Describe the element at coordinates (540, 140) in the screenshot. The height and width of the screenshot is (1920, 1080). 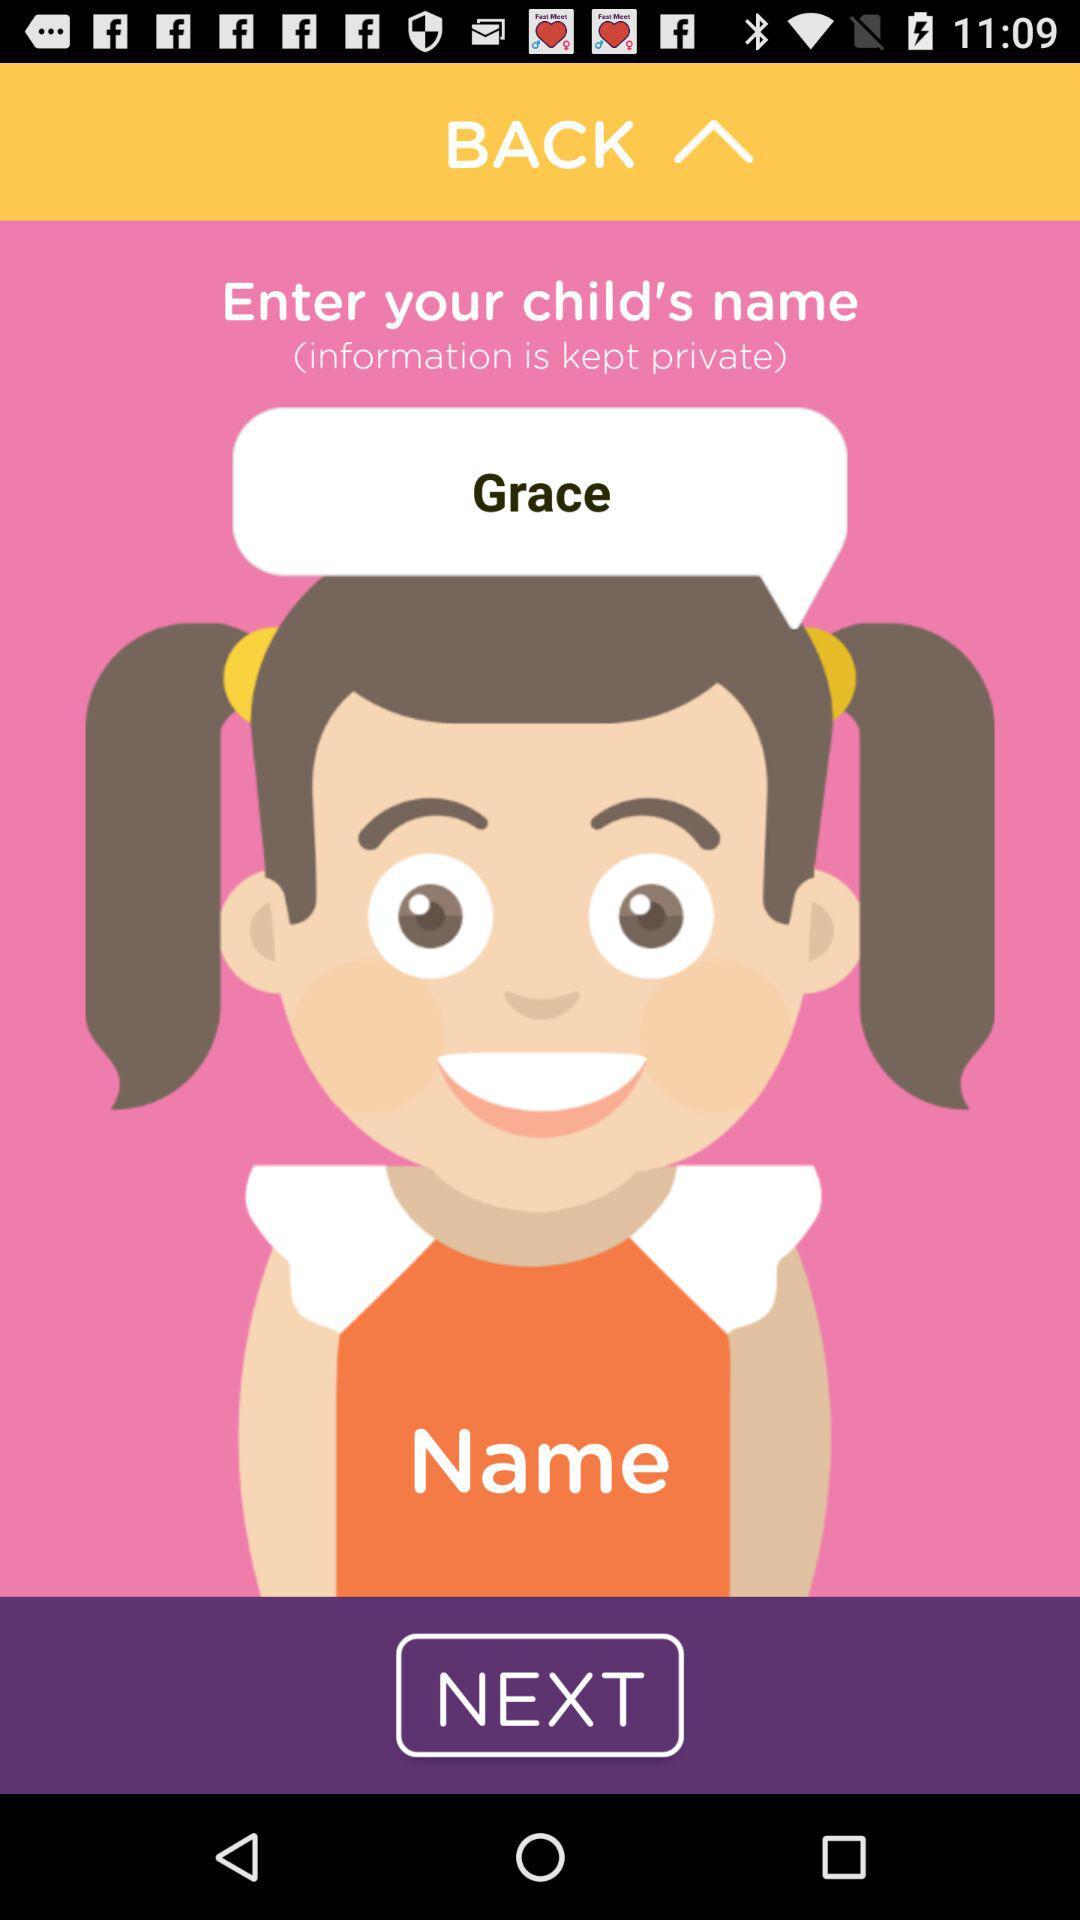
I see `go back` at that location.